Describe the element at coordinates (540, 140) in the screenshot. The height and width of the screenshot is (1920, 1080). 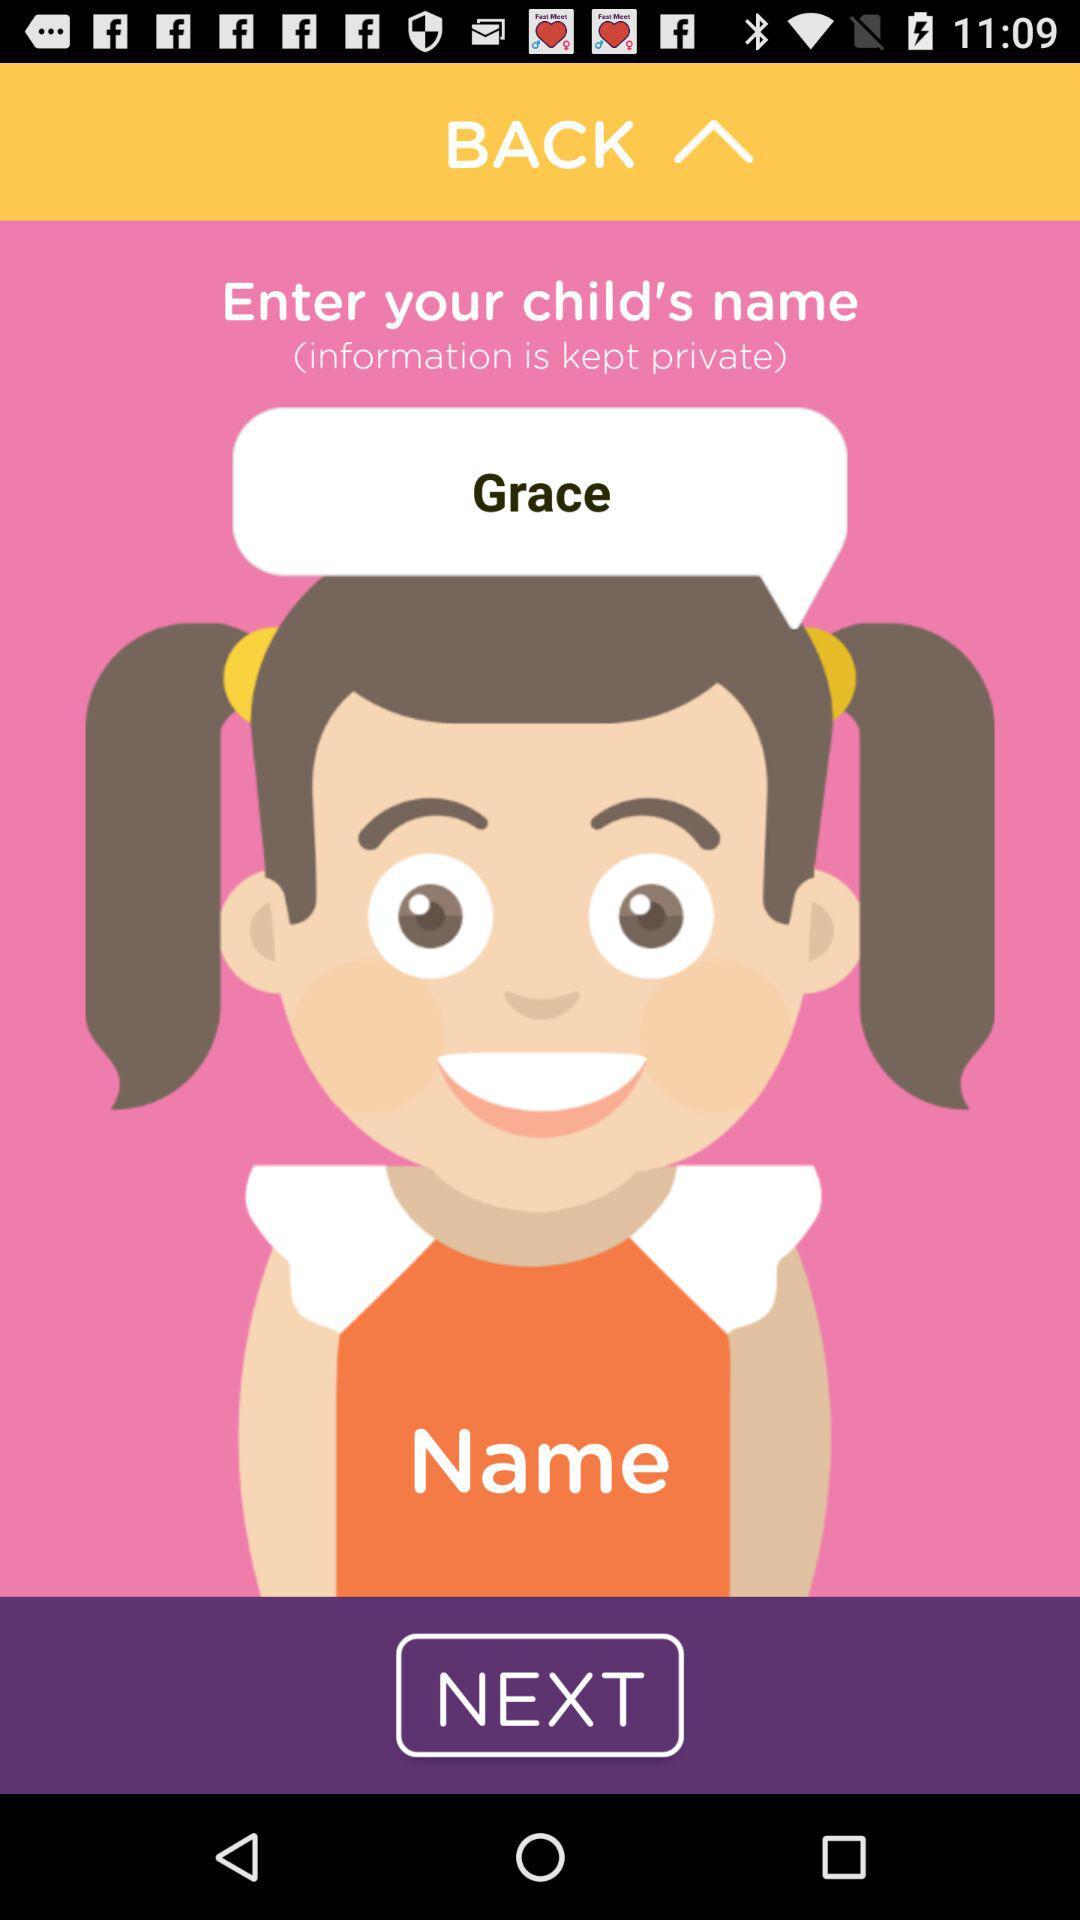
I see `go back` at that location.